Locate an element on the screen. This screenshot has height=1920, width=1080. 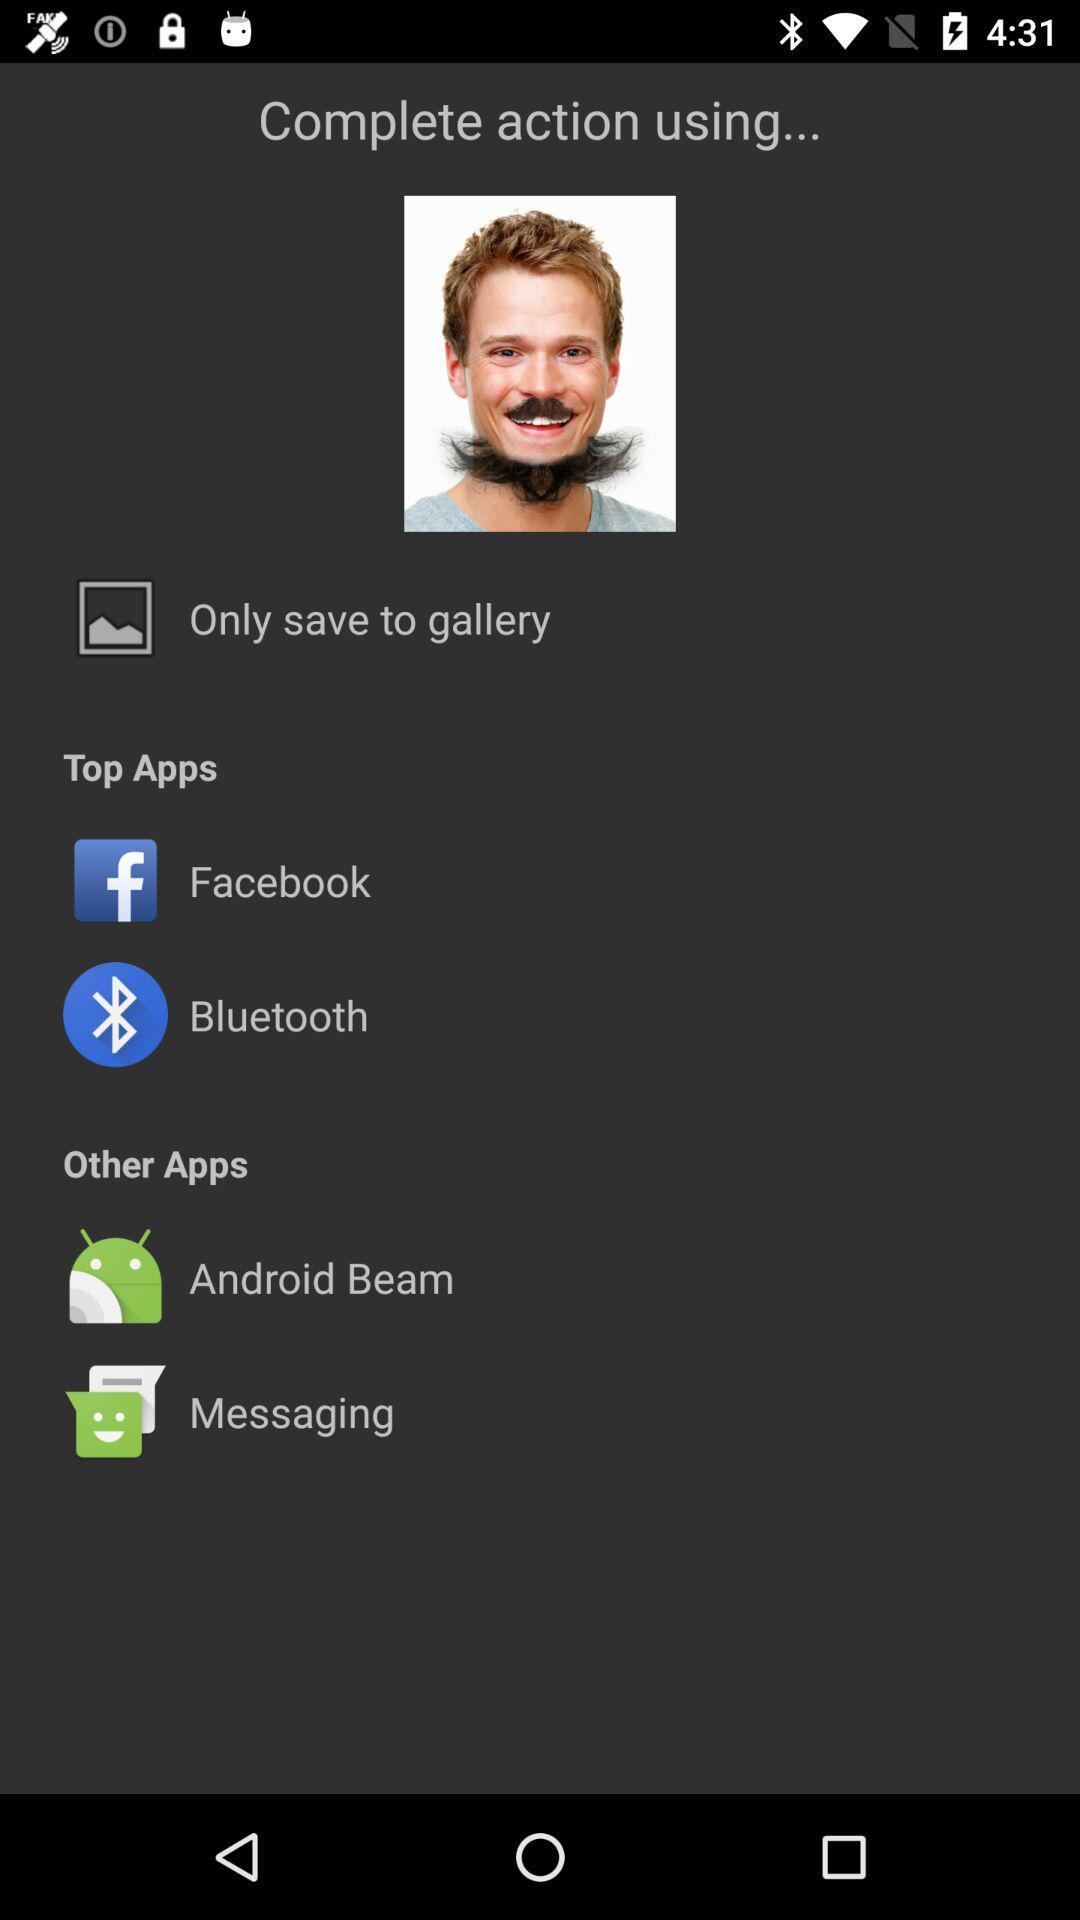
item below top apps is located at coordinates (540, 813).